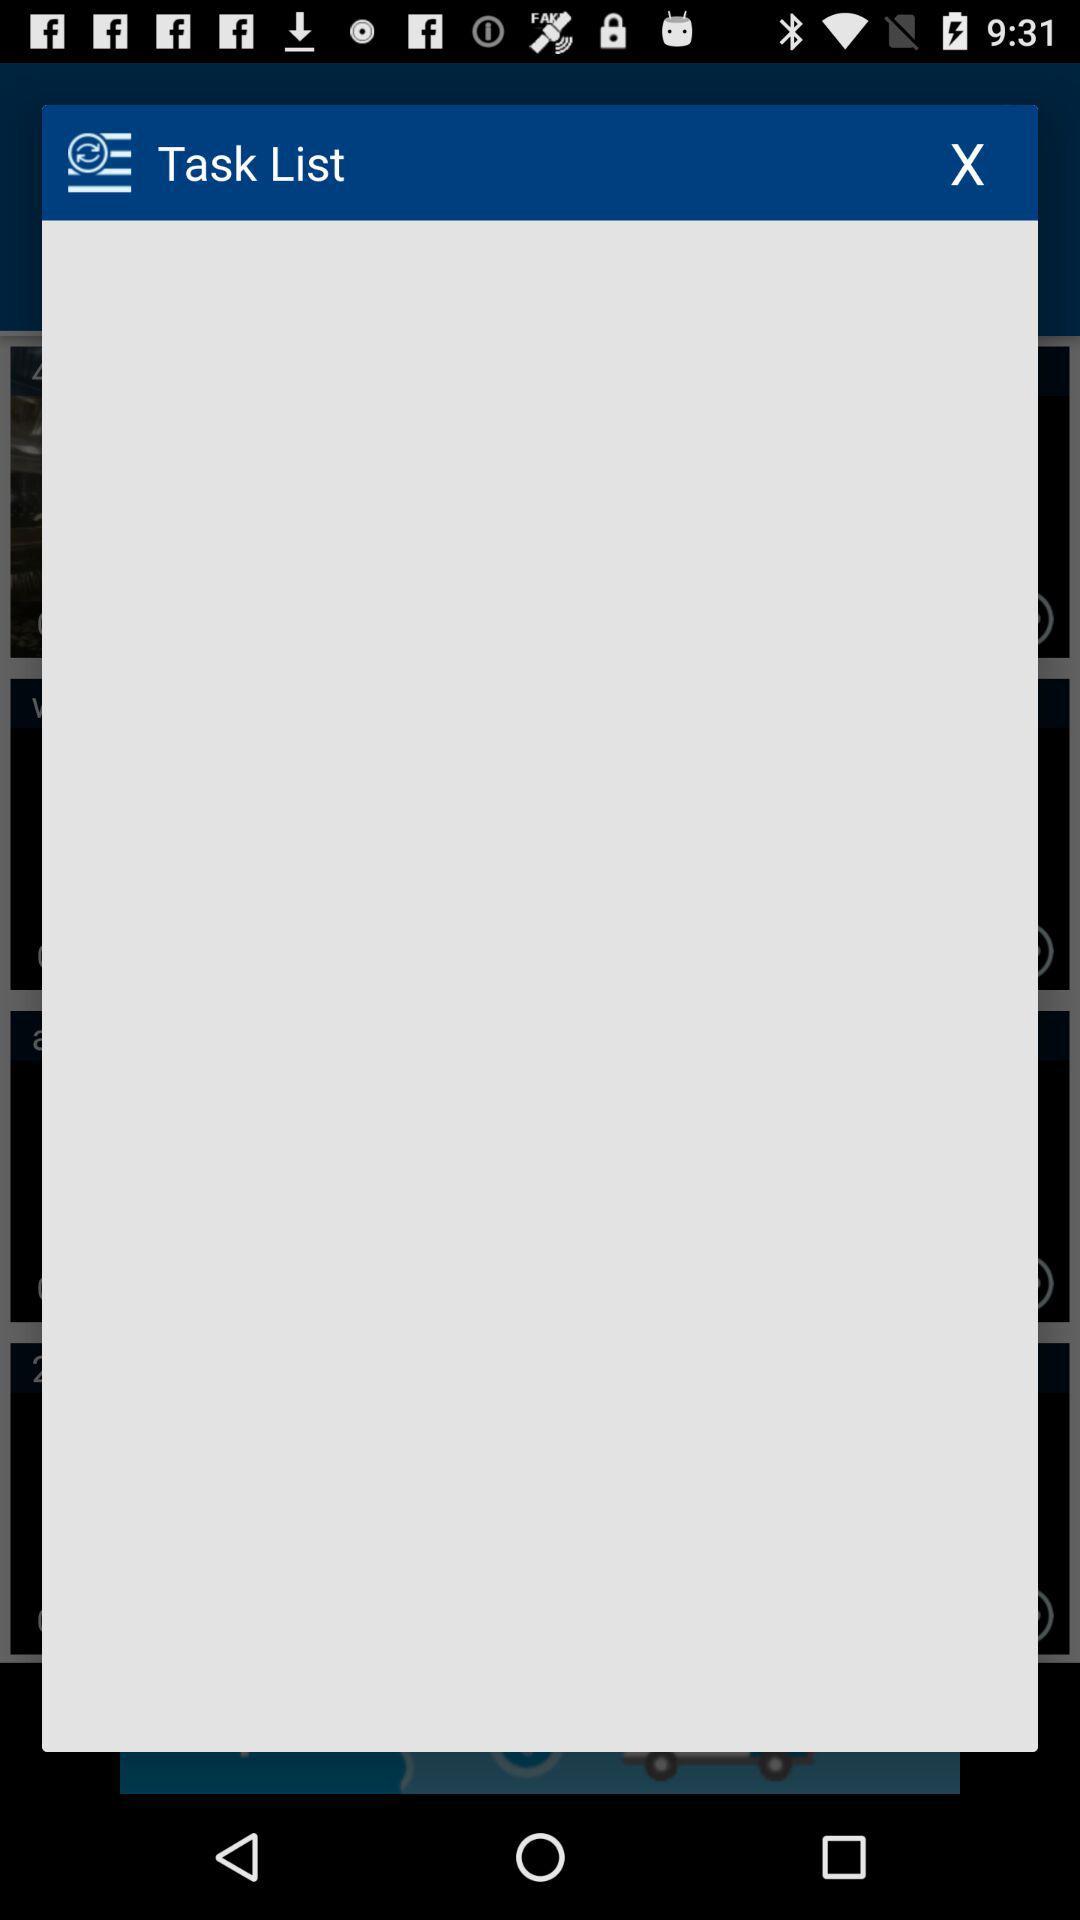  Describe the element at coordinates (966, 162) in the screenshot. I see `item to the right of task list icon` at that location.